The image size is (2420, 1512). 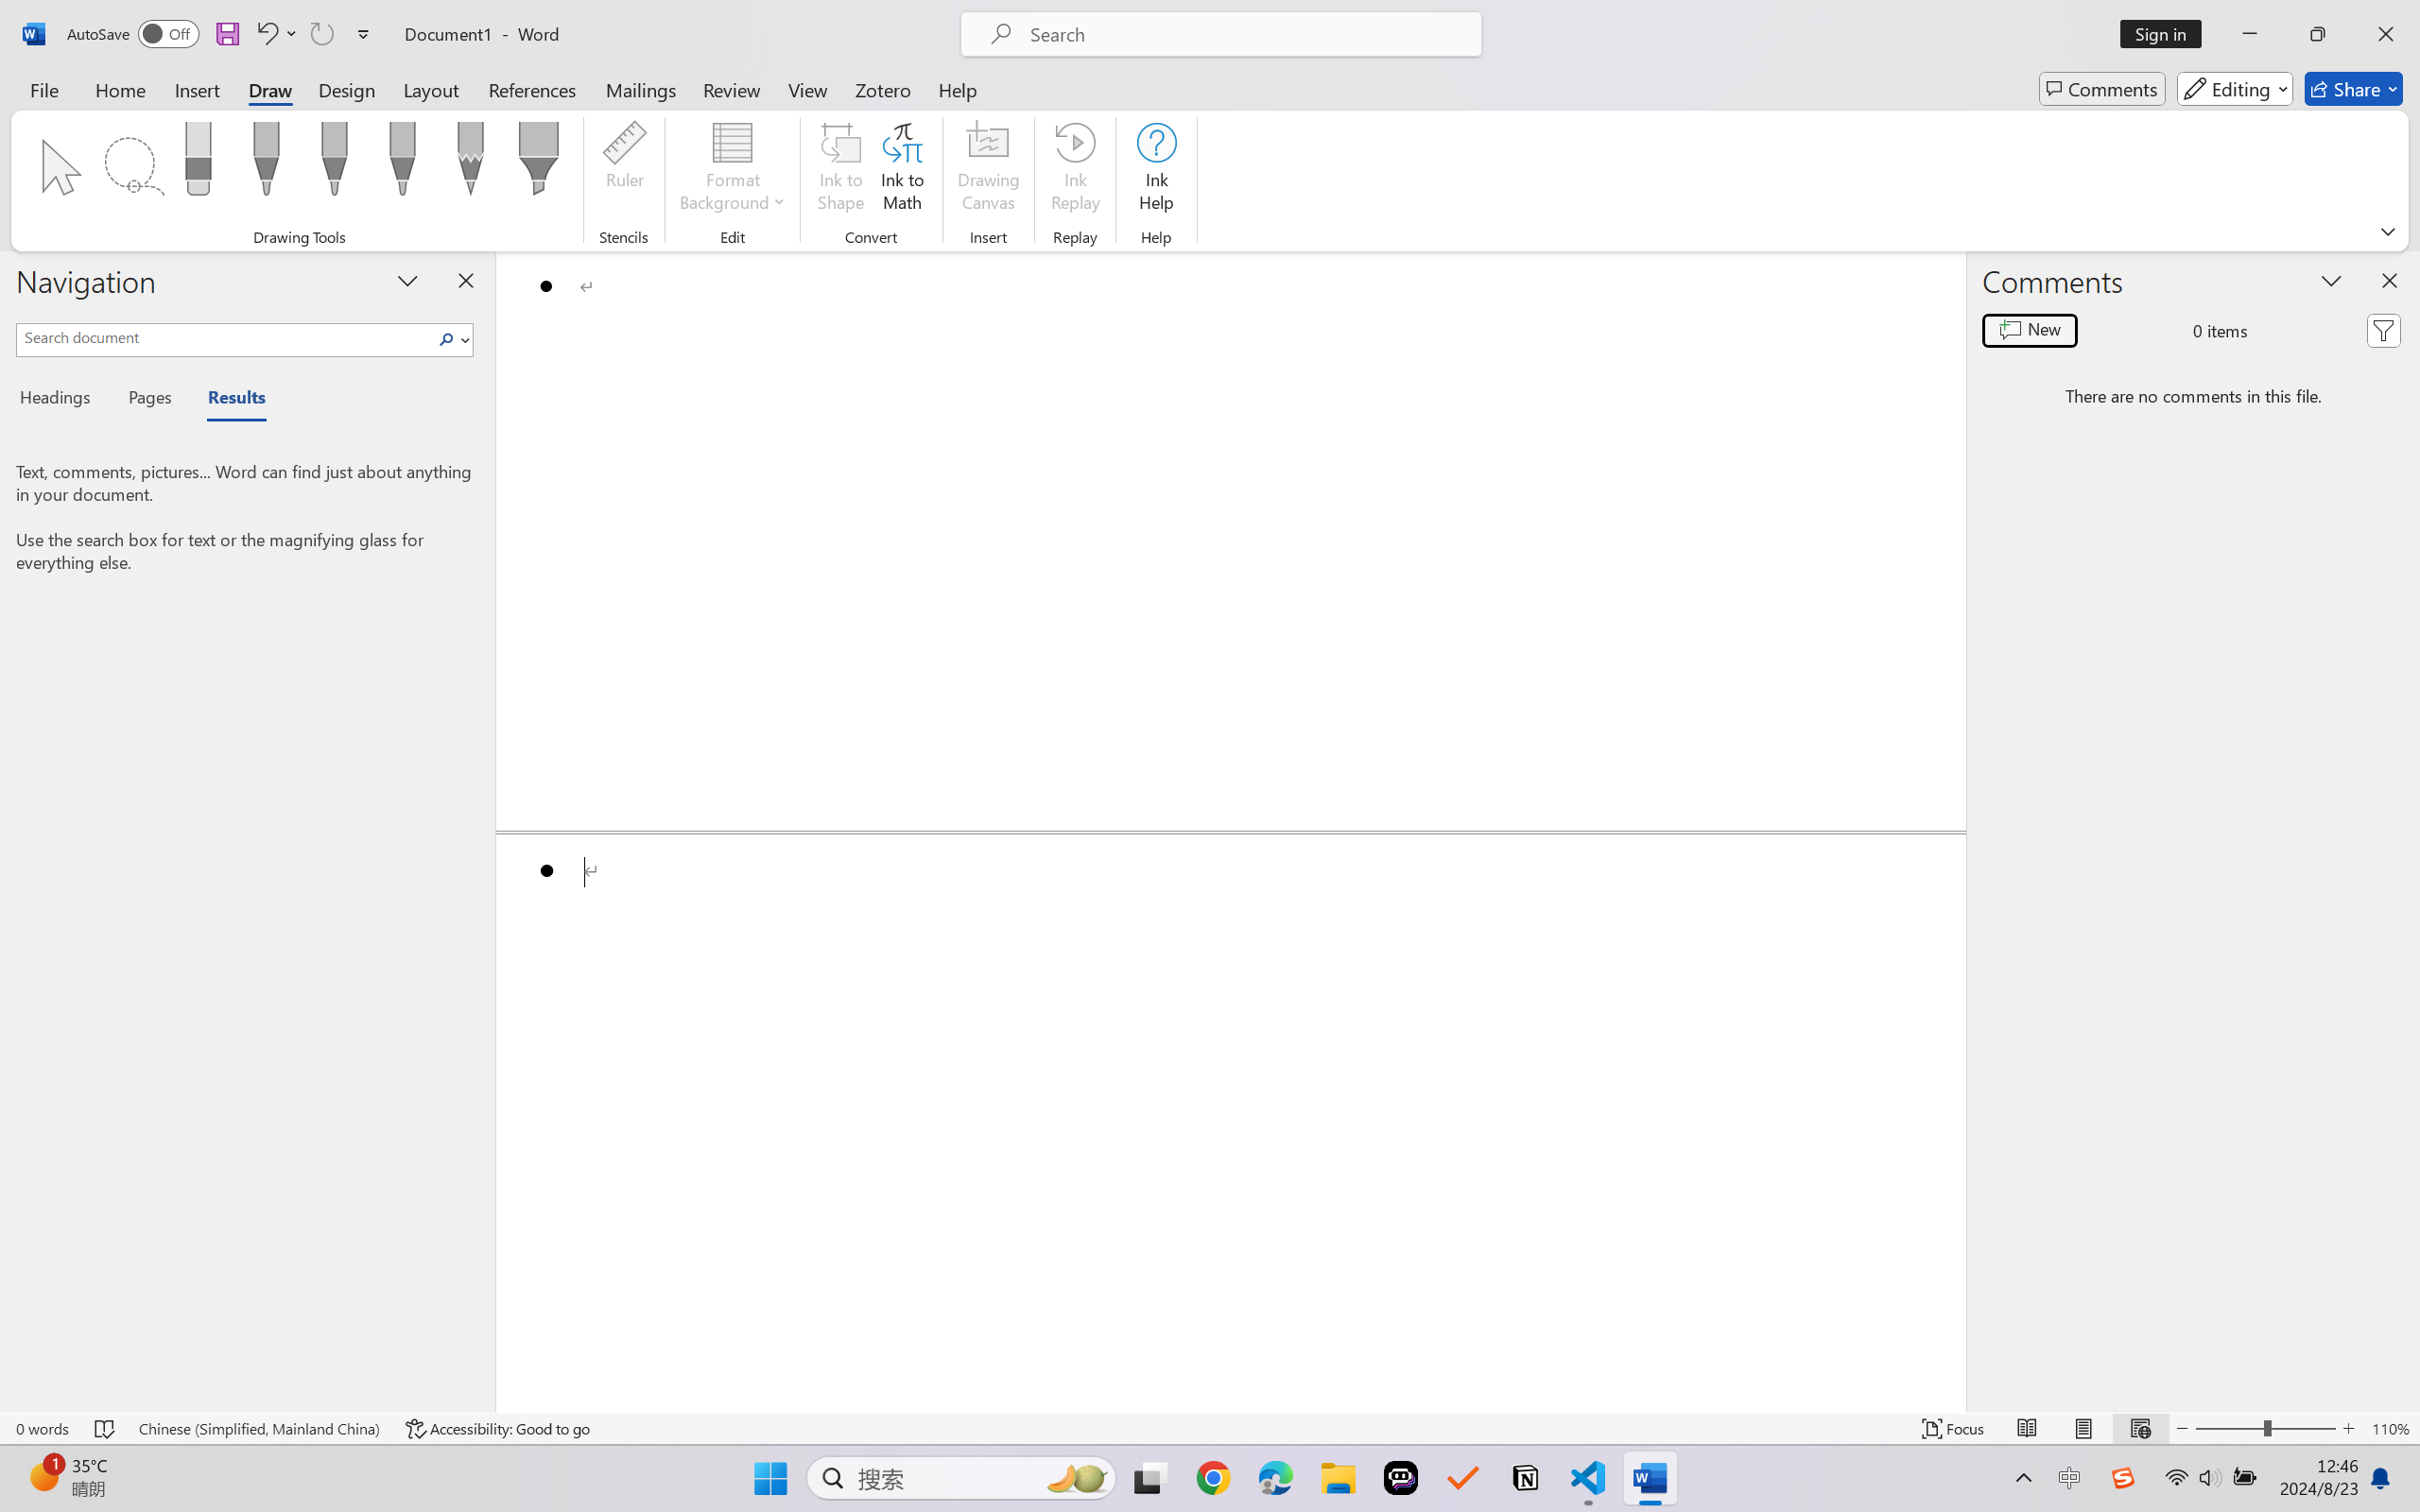 I want to click on 'Ink to Math', so click(x=902, y=170).